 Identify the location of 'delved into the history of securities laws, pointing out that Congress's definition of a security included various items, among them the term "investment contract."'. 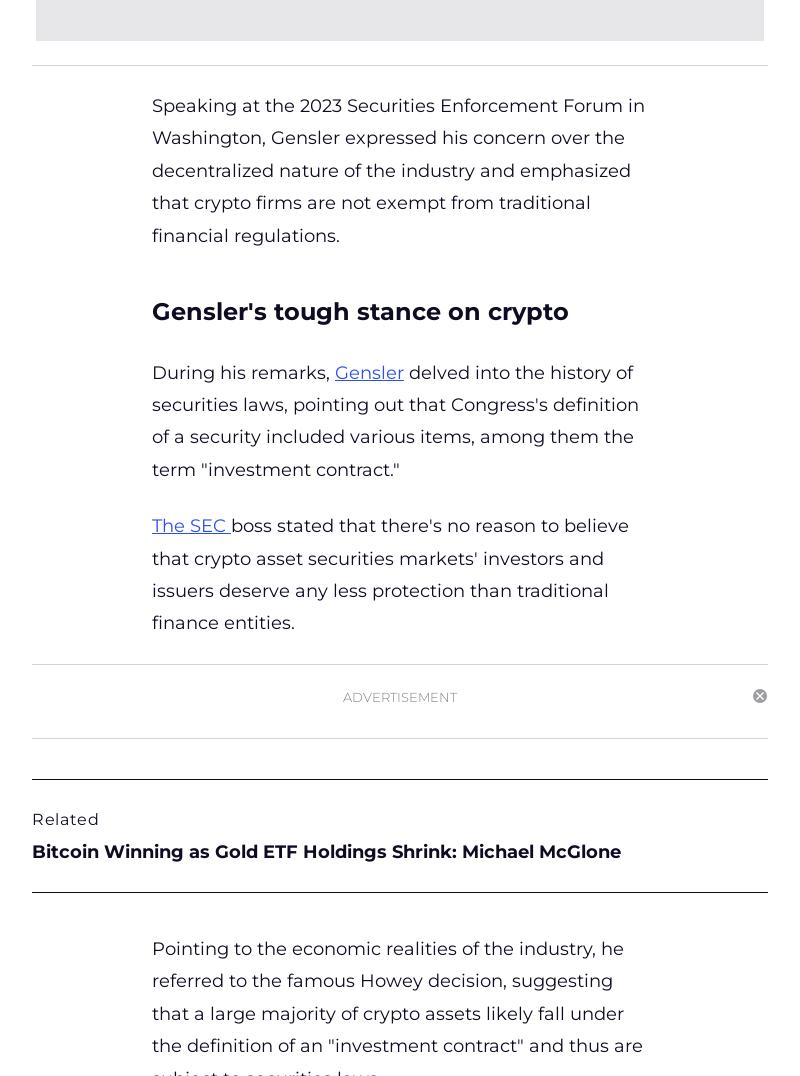
(394, 420).